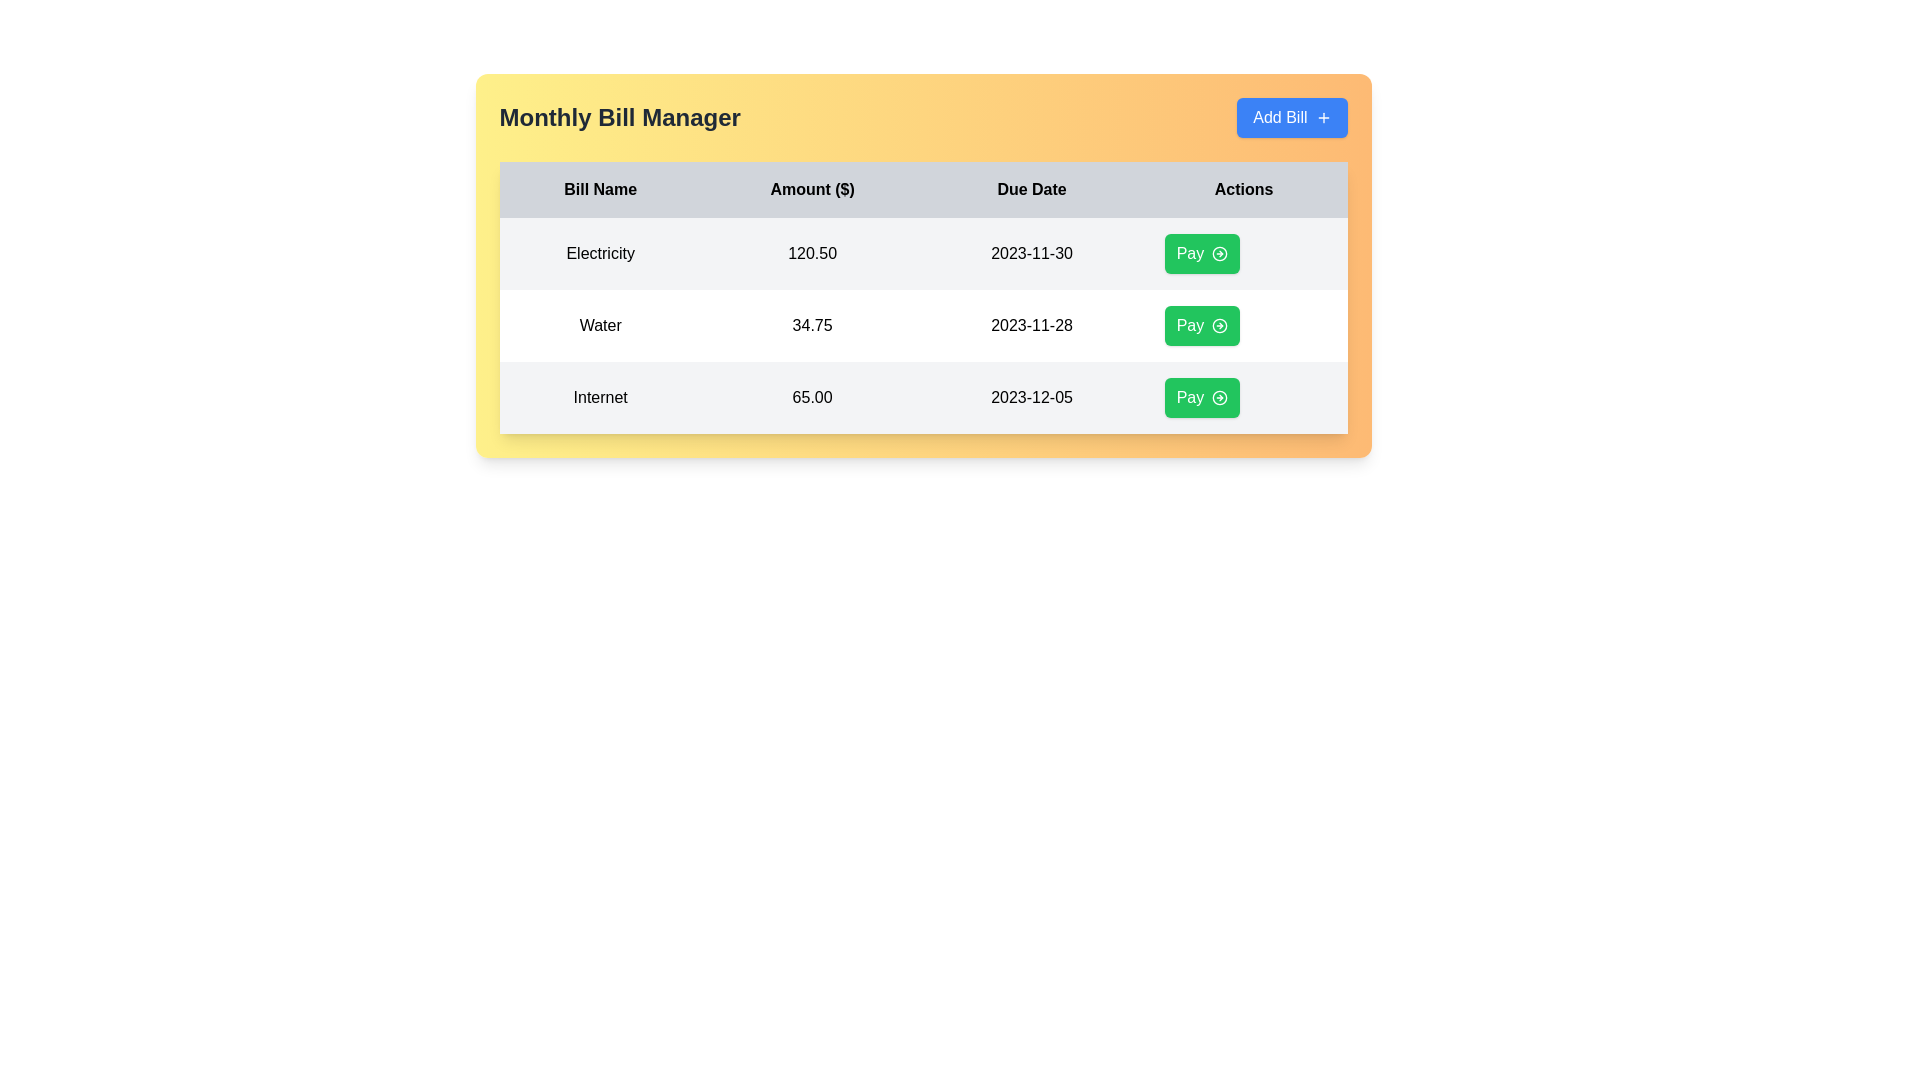  What do you see at coordinates (1032, 253) in the screenshot?
I see `static text element displaying '2023-11-30' in the 'Due Date' column of the bill management table, positioned between 'Amount ($)' and 'Actions' columns` at bounding box center [1032, 253].